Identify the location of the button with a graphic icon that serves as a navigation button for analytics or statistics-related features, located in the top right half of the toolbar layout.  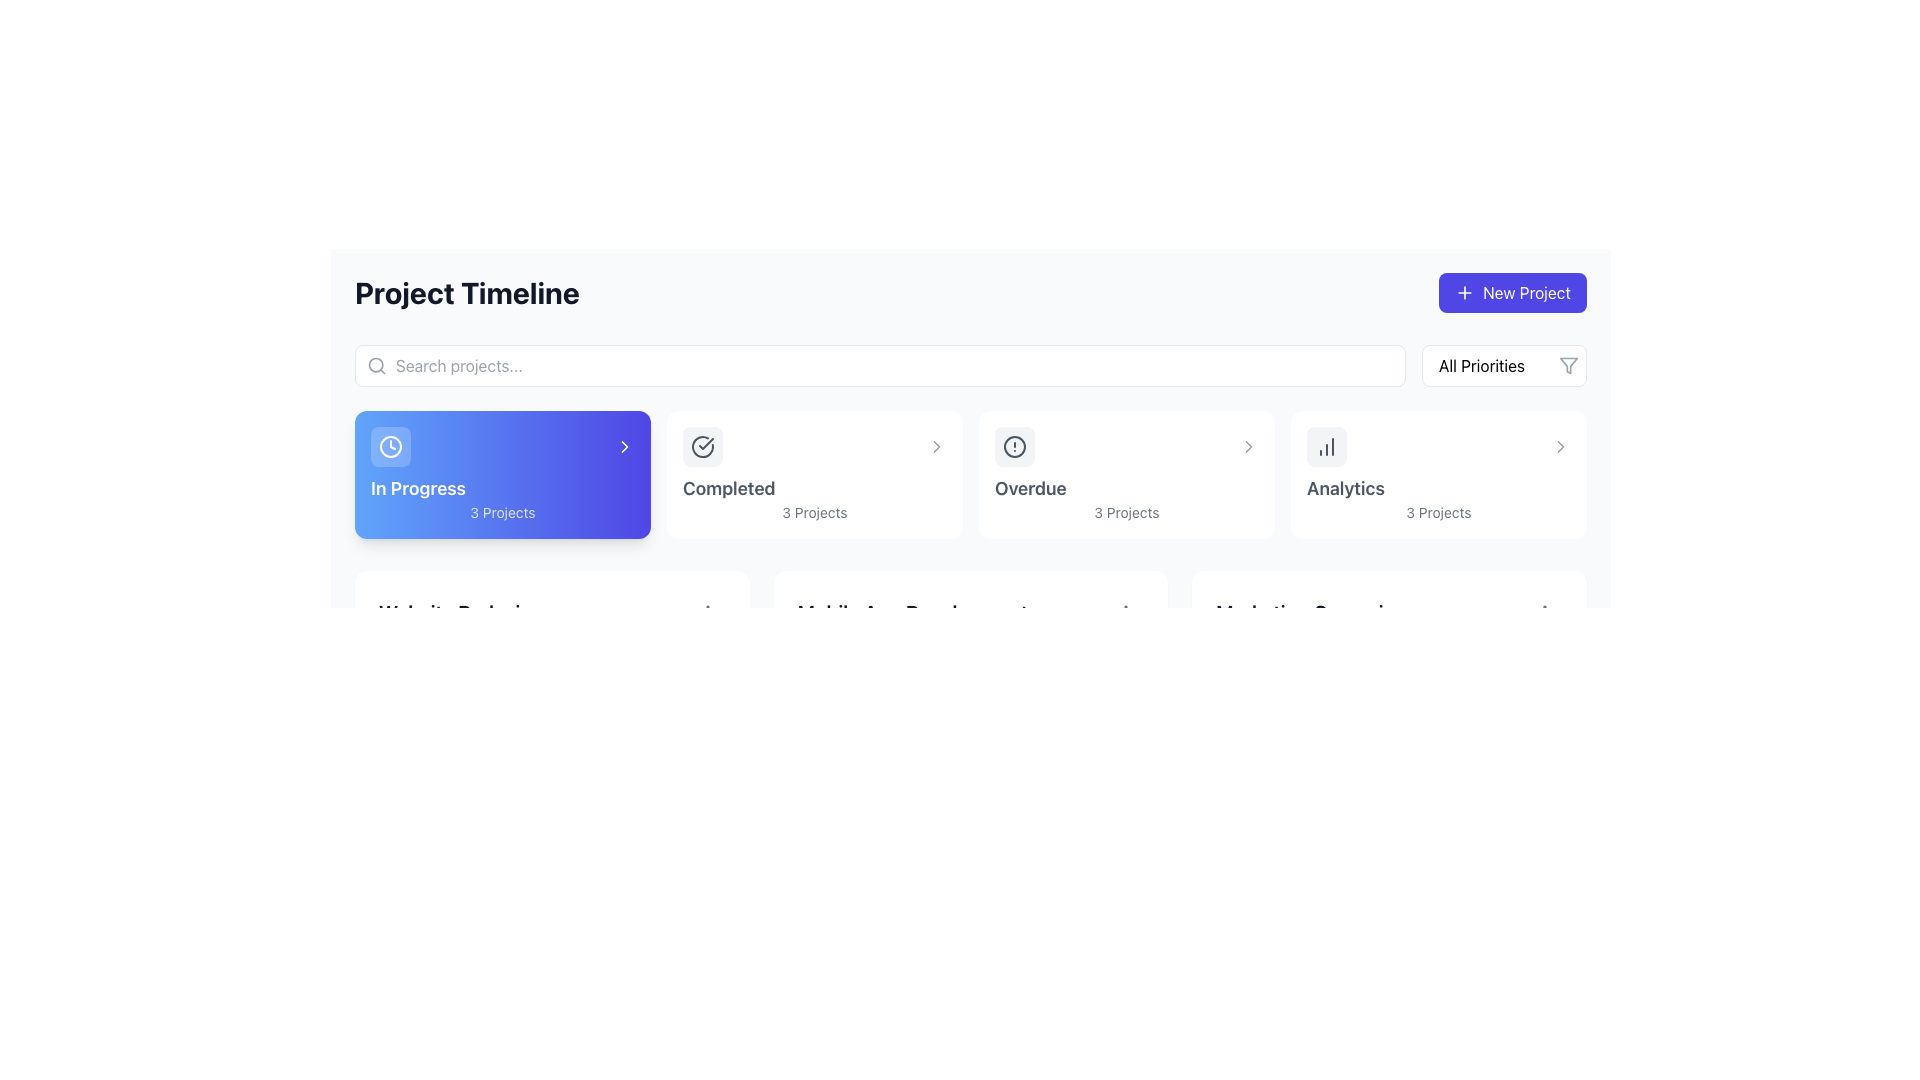
(1326, 446).